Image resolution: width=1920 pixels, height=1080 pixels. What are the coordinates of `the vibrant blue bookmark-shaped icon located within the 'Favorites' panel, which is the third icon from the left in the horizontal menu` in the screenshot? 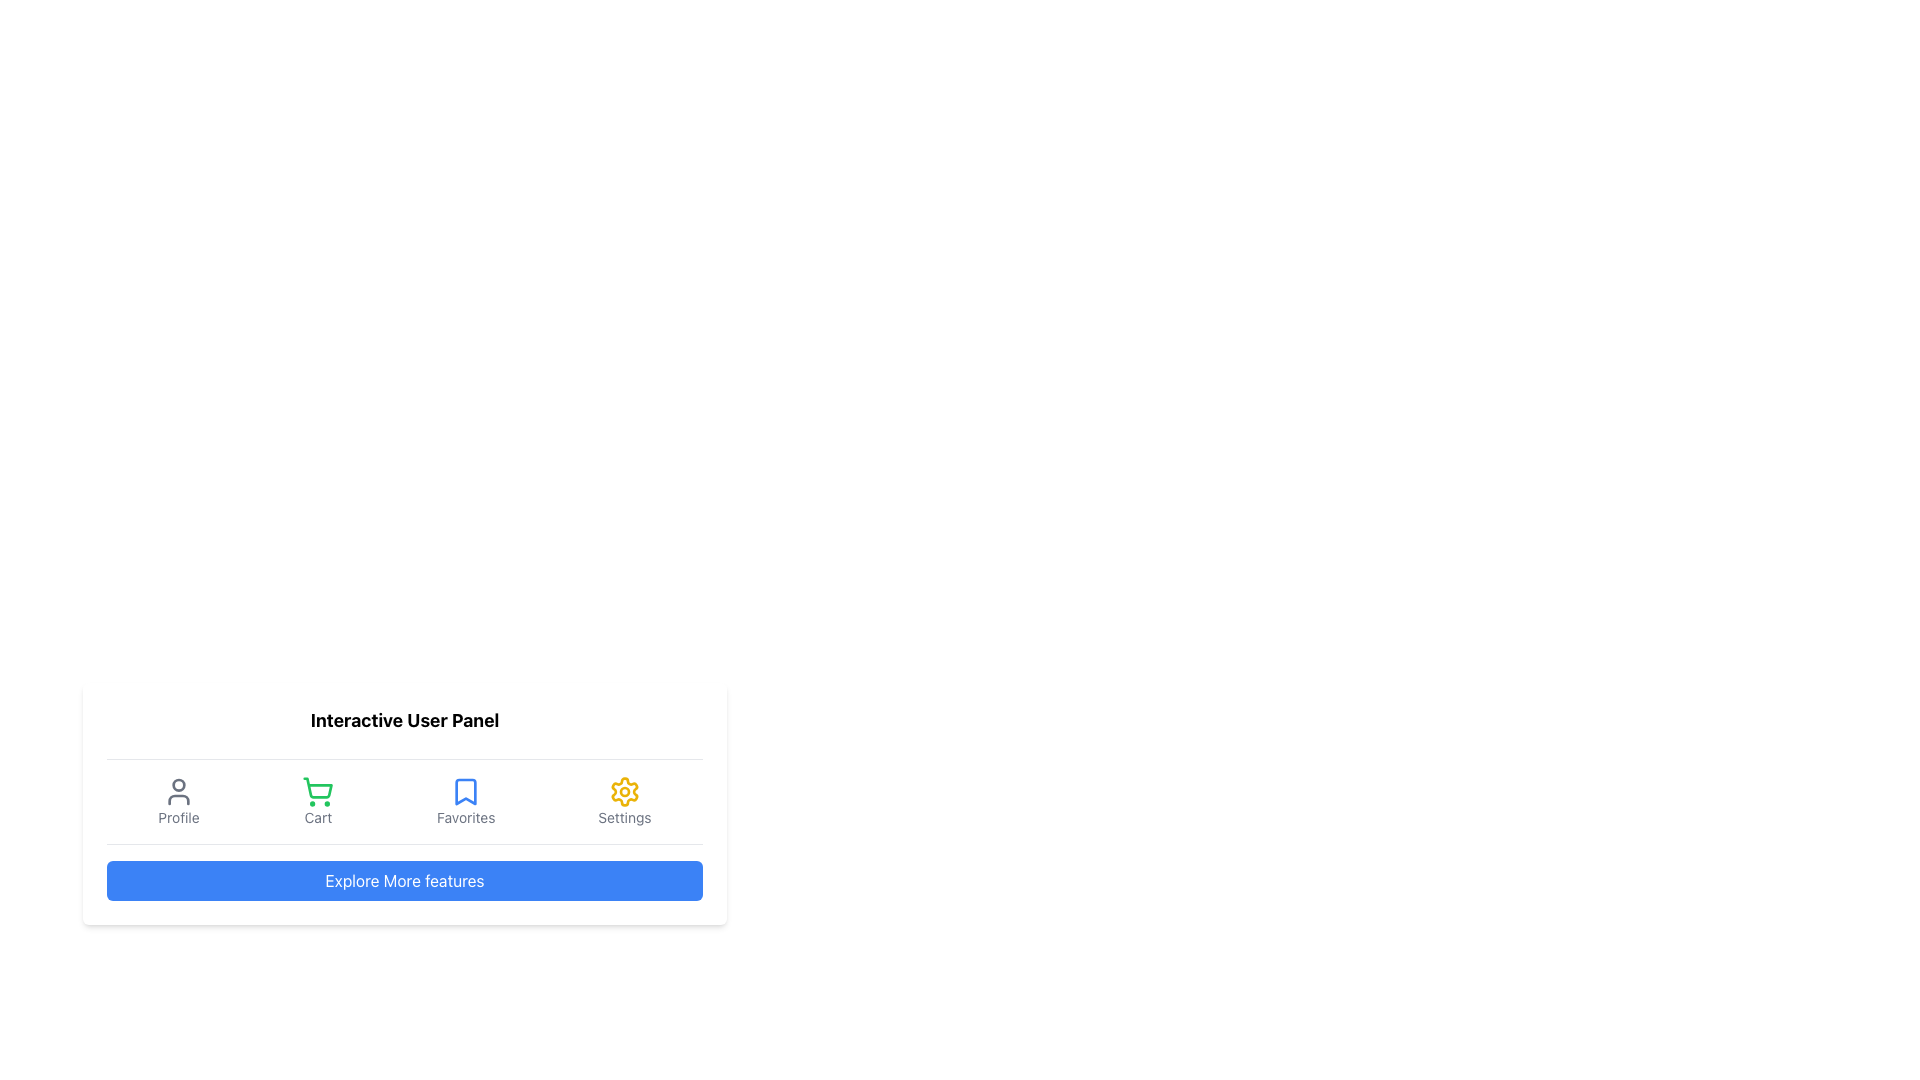 It's located at (465, 790).